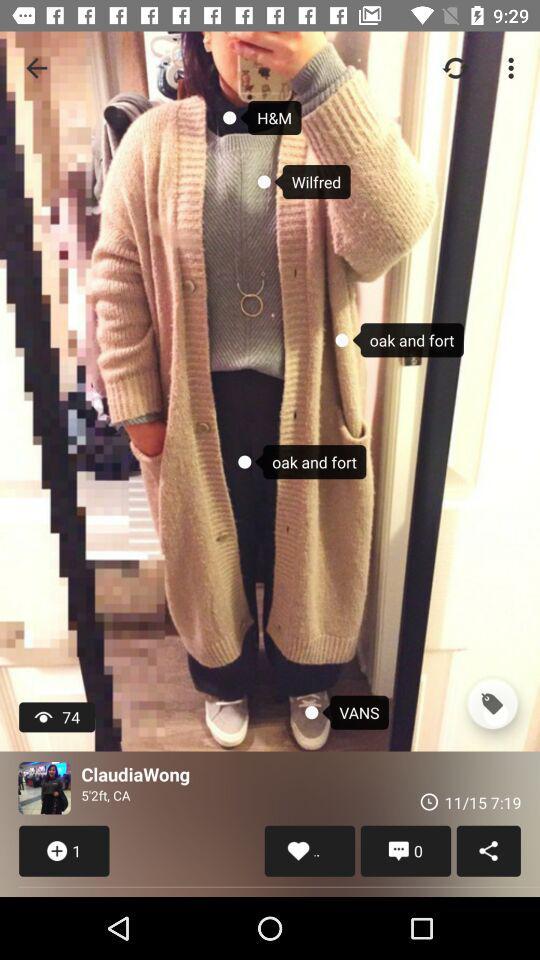 The image size is (540, 960). Describe the element at coordinates (455, 68) in the screenshot. I see `the icon to the right of h&m item` at that location.